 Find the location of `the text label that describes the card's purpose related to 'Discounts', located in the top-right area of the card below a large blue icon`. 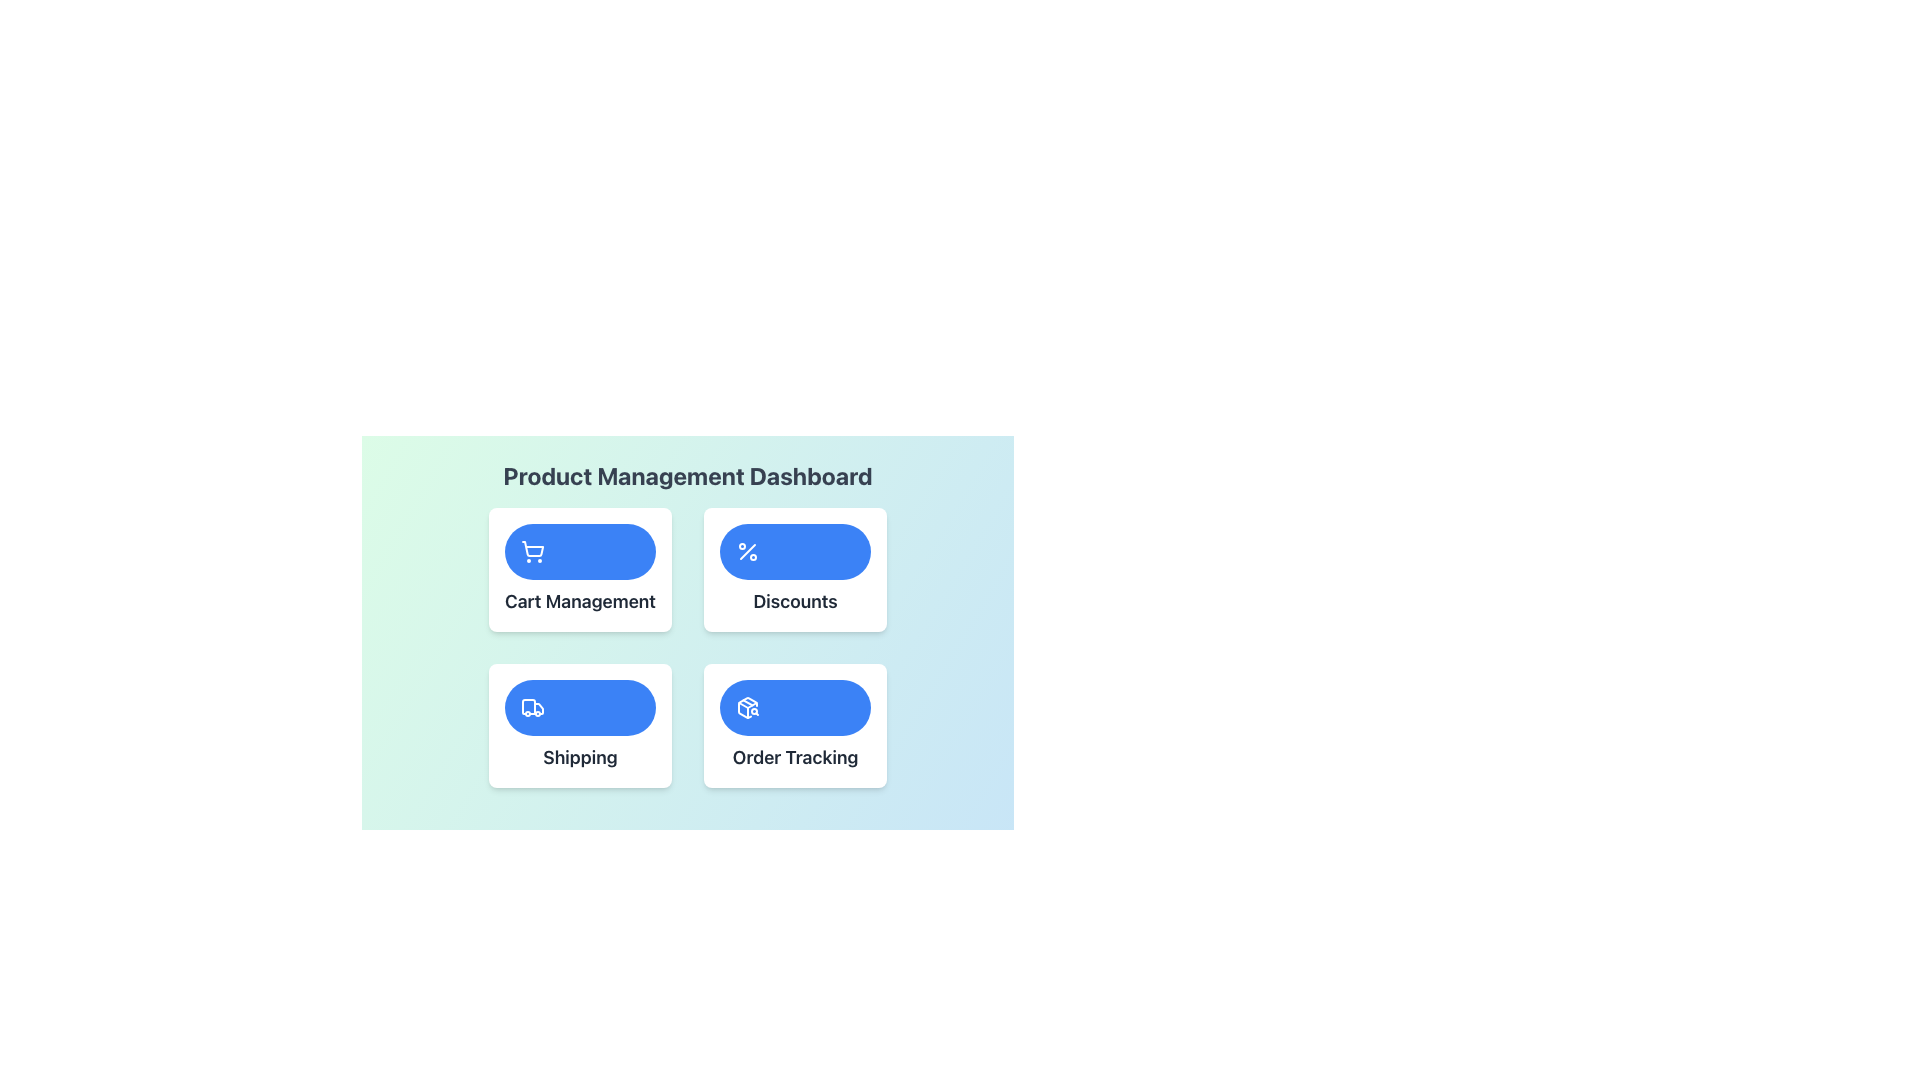

the text label that describes the card's purpose related to 'Discounts', located in the top-right area of the card below a large blue icon is located at coordinates (794, 600).